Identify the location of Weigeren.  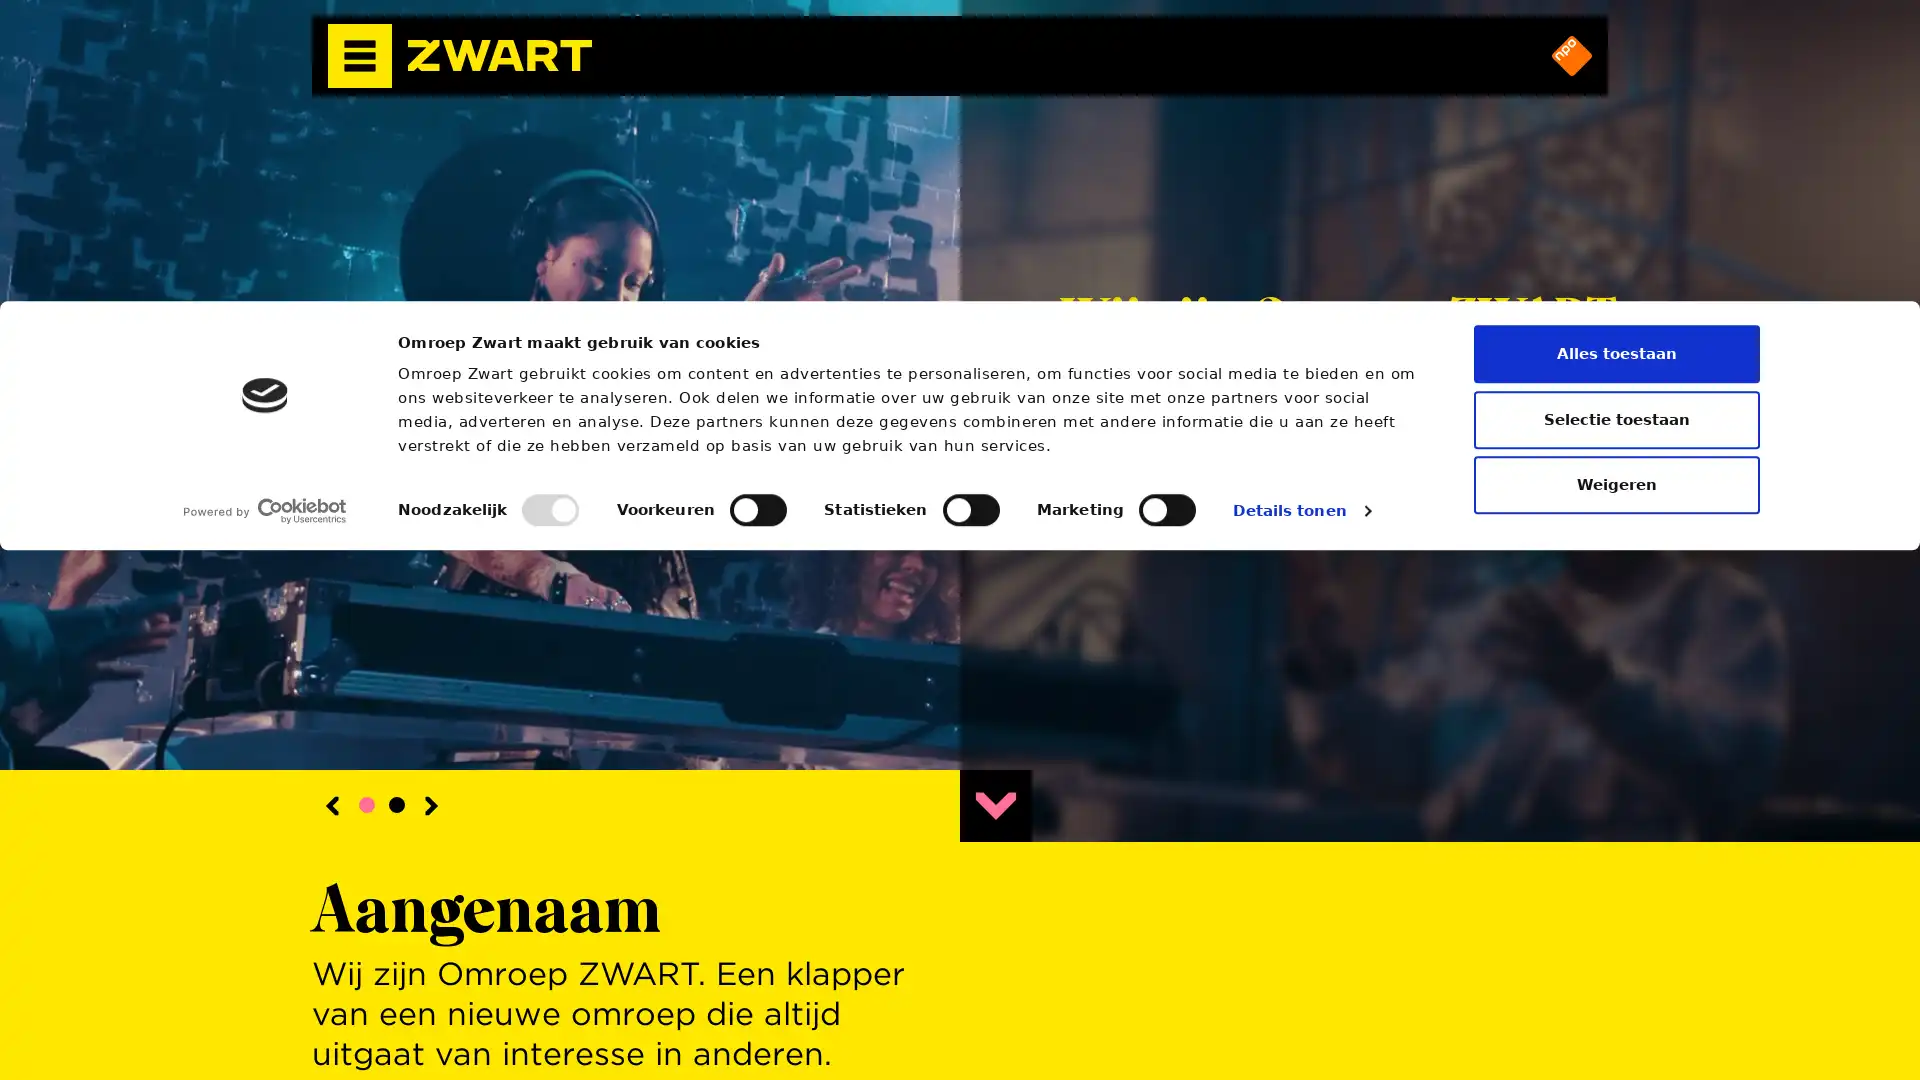
(1617, 1014).